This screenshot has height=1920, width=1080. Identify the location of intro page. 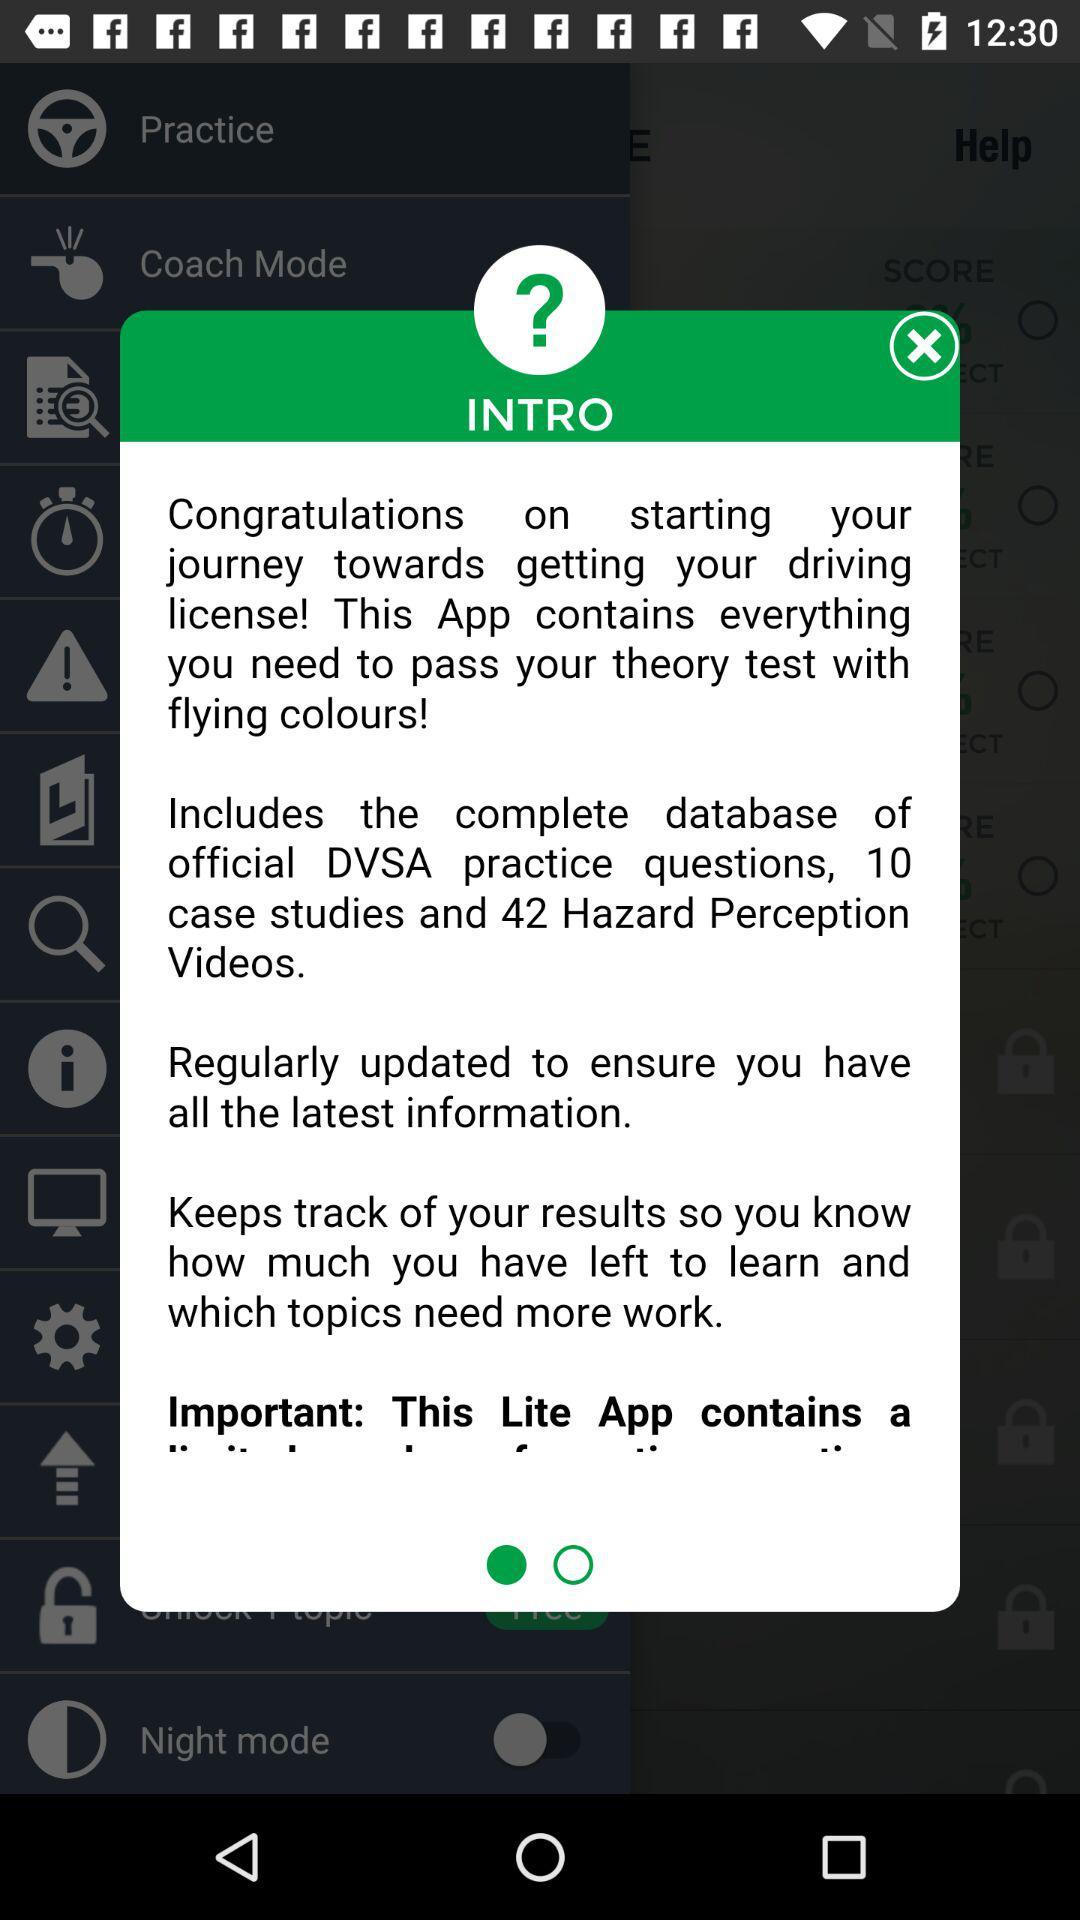
(540, 993).